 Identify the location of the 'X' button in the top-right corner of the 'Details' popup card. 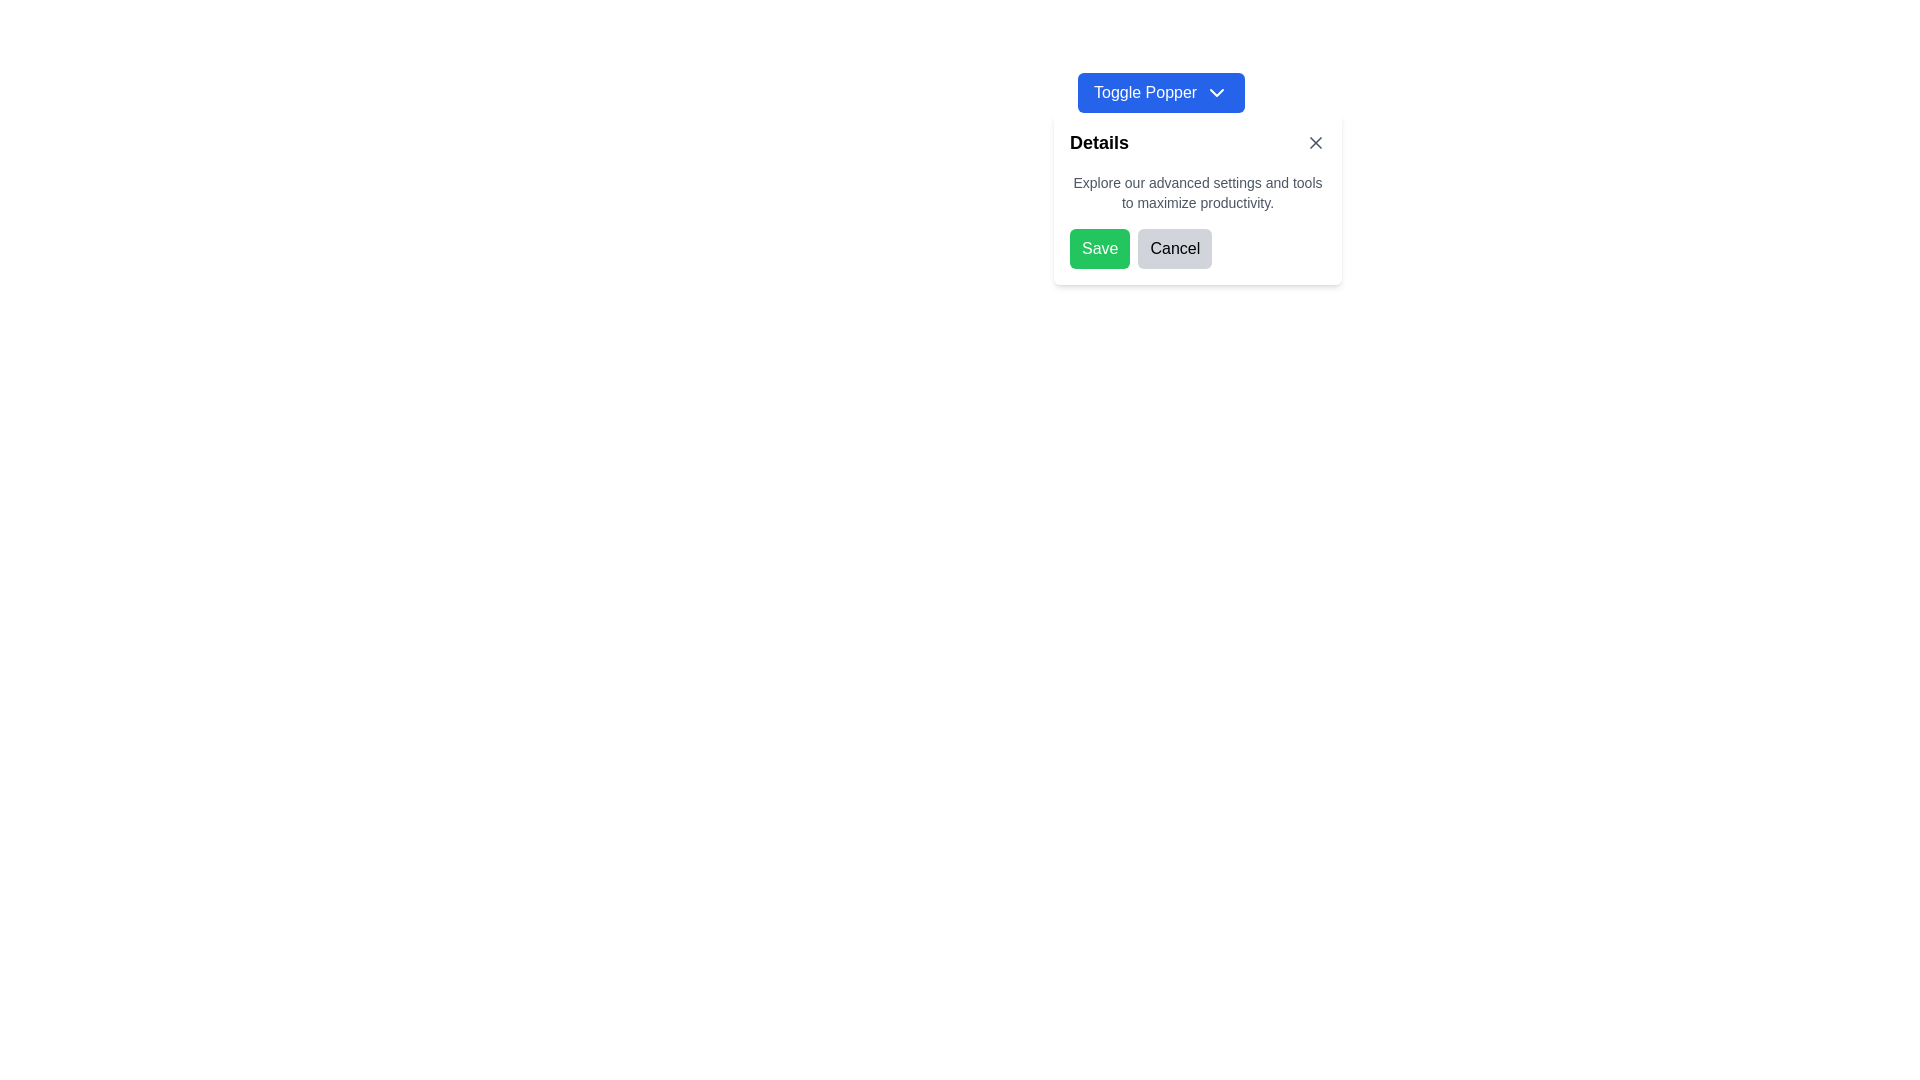
(1315, 141).